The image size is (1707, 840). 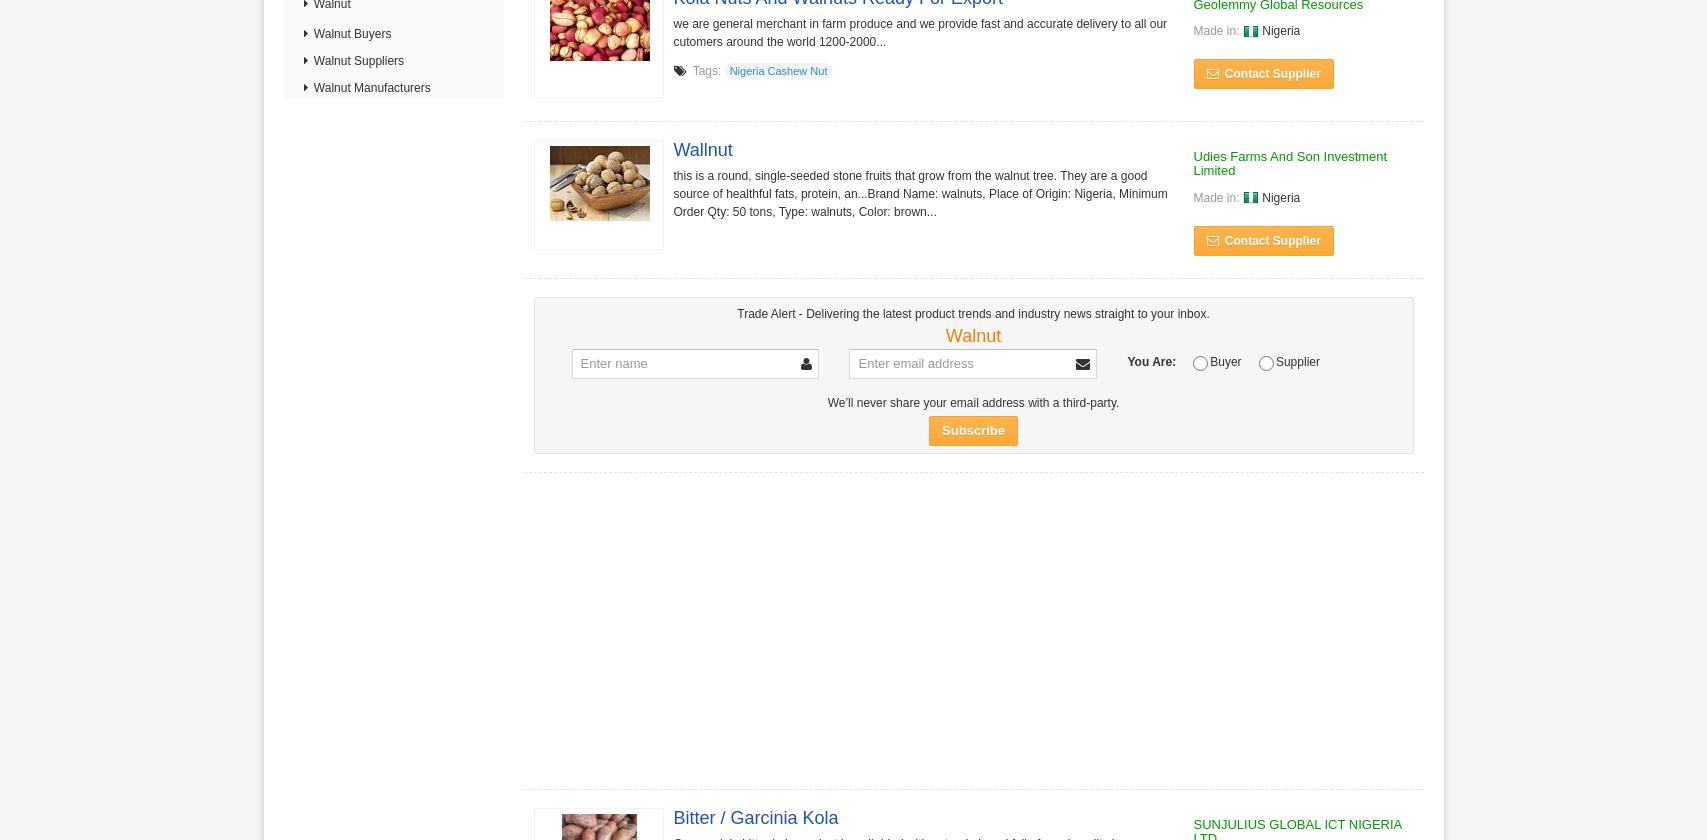 I want to click on 'Tags:', so click(x=706, y=70).